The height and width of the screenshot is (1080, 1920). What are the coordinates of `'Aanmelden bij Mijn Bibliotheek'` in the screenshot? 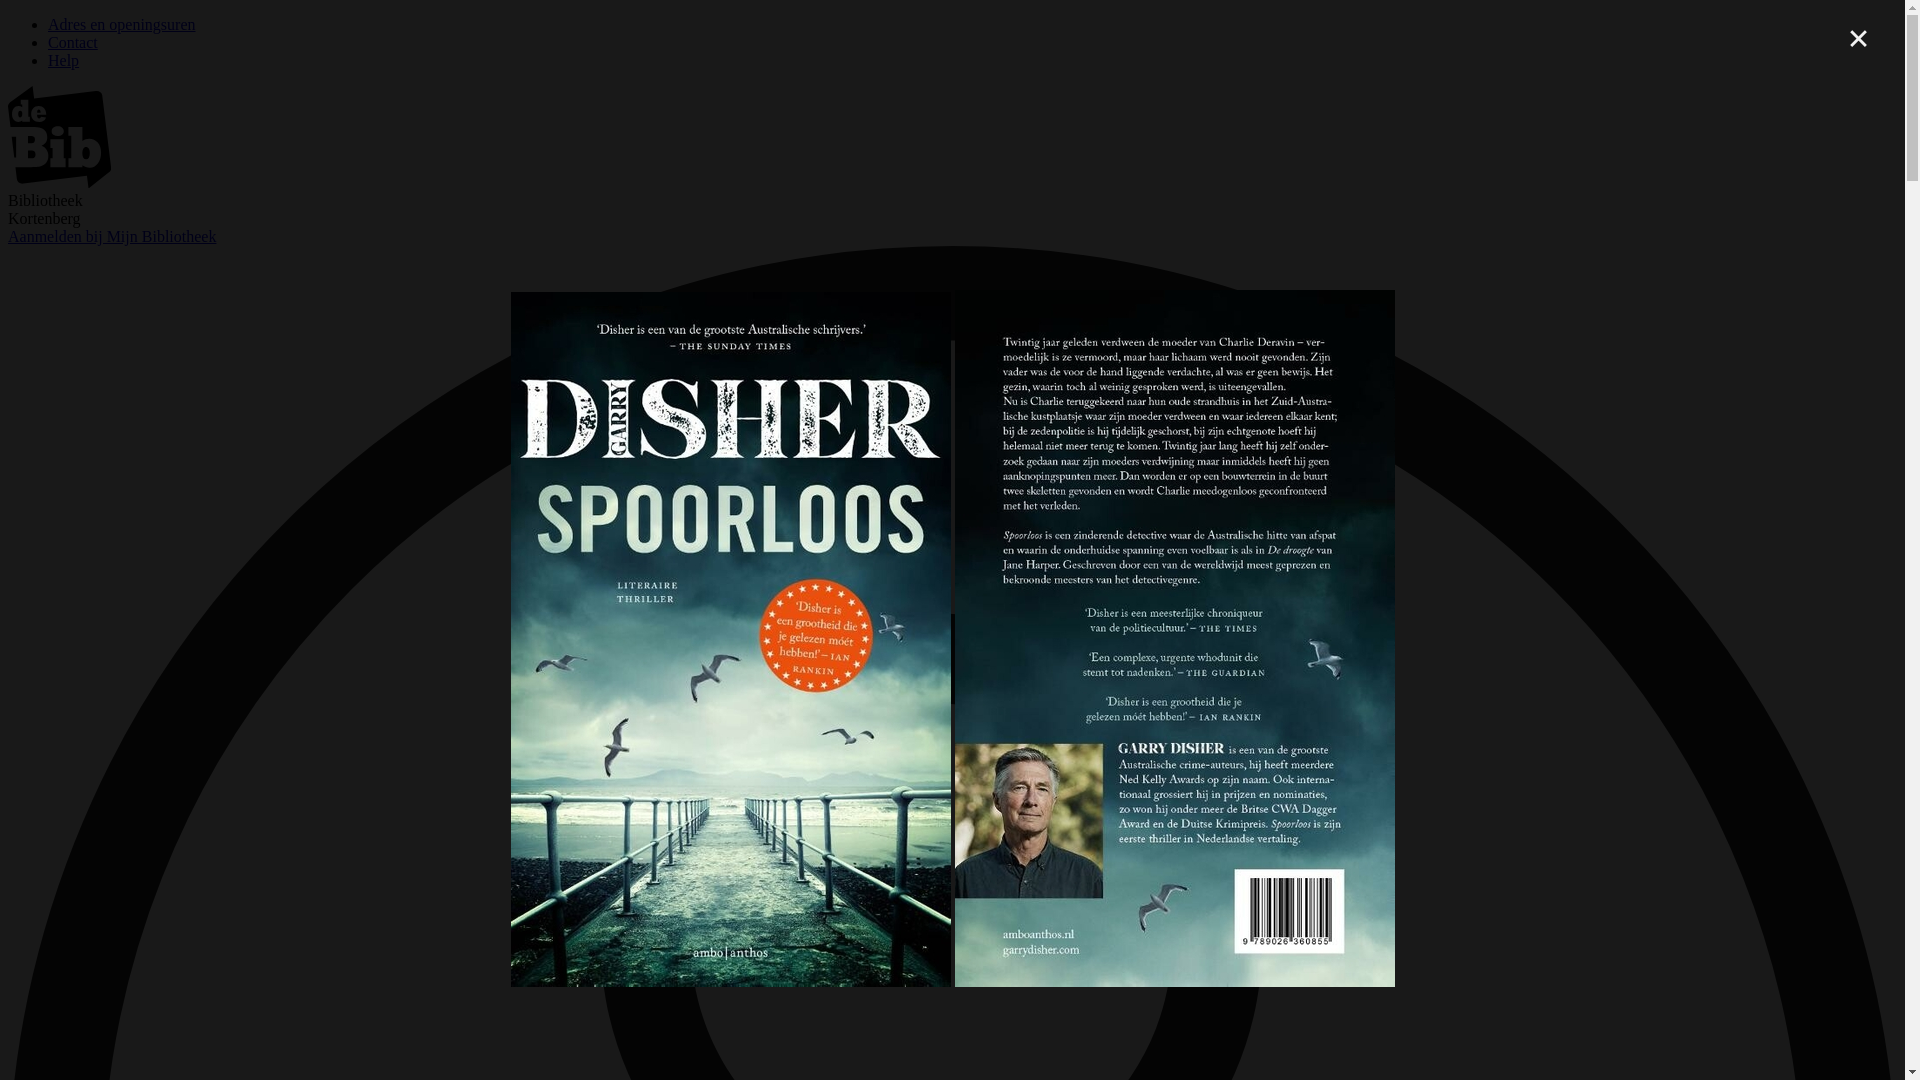 It's located at (110, 235).